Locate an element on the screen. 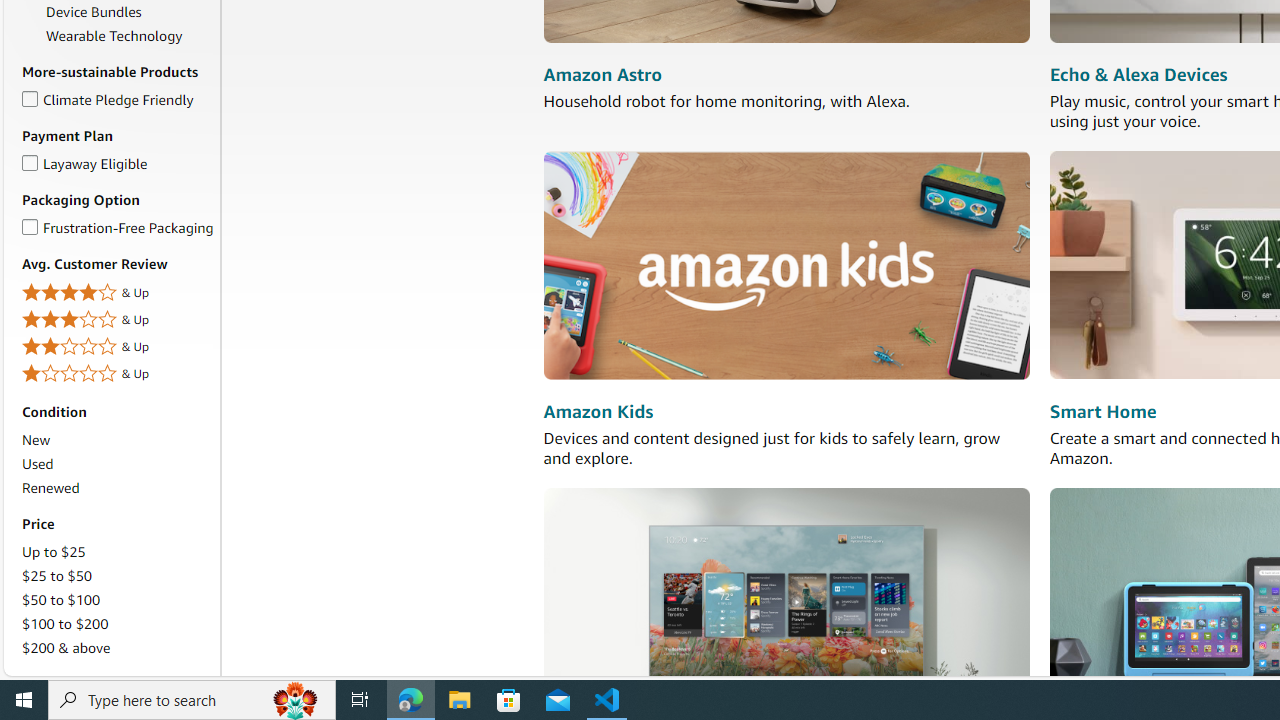 This screenshot has width=1280, height=720. '1 Star & Up& Up' is located at coordinates (116, 374).